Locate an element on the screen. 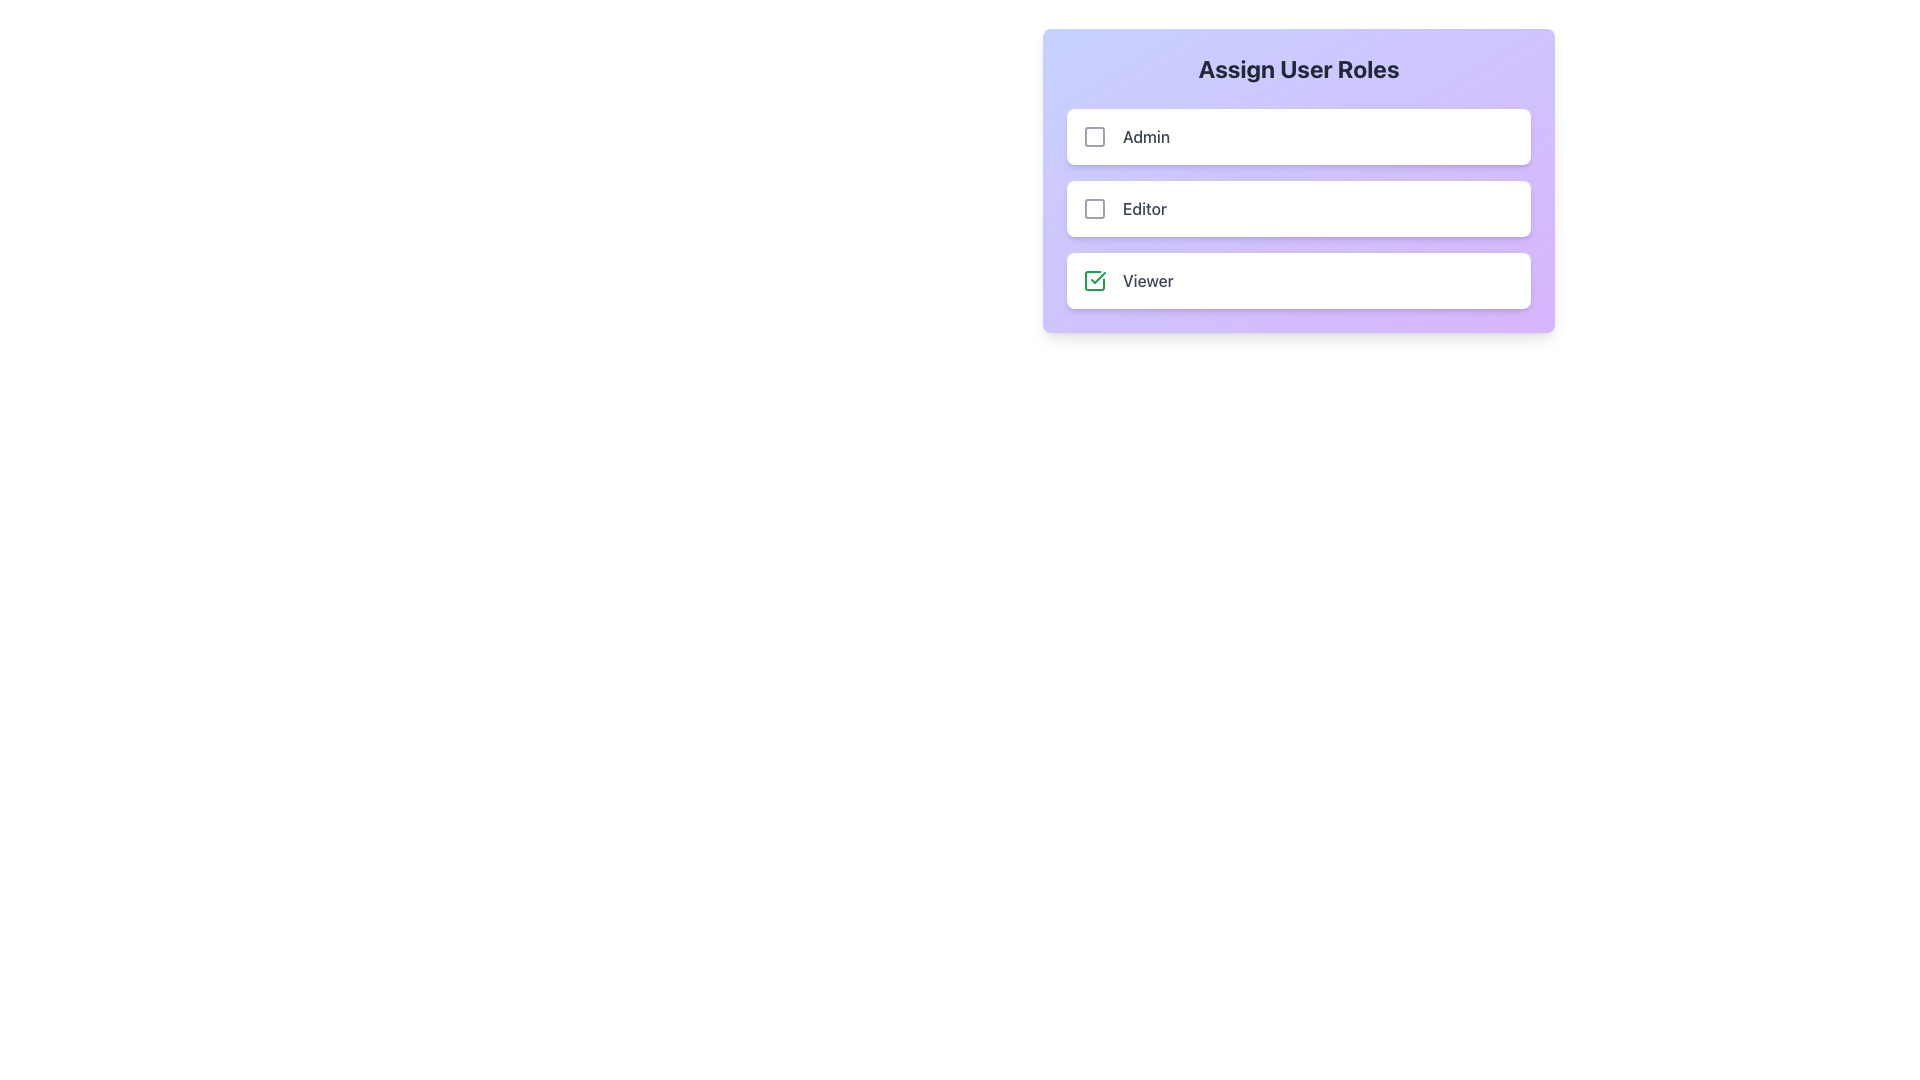 The image size is (1920, 1080). the checkbox is located at coordinates (1093, 136).